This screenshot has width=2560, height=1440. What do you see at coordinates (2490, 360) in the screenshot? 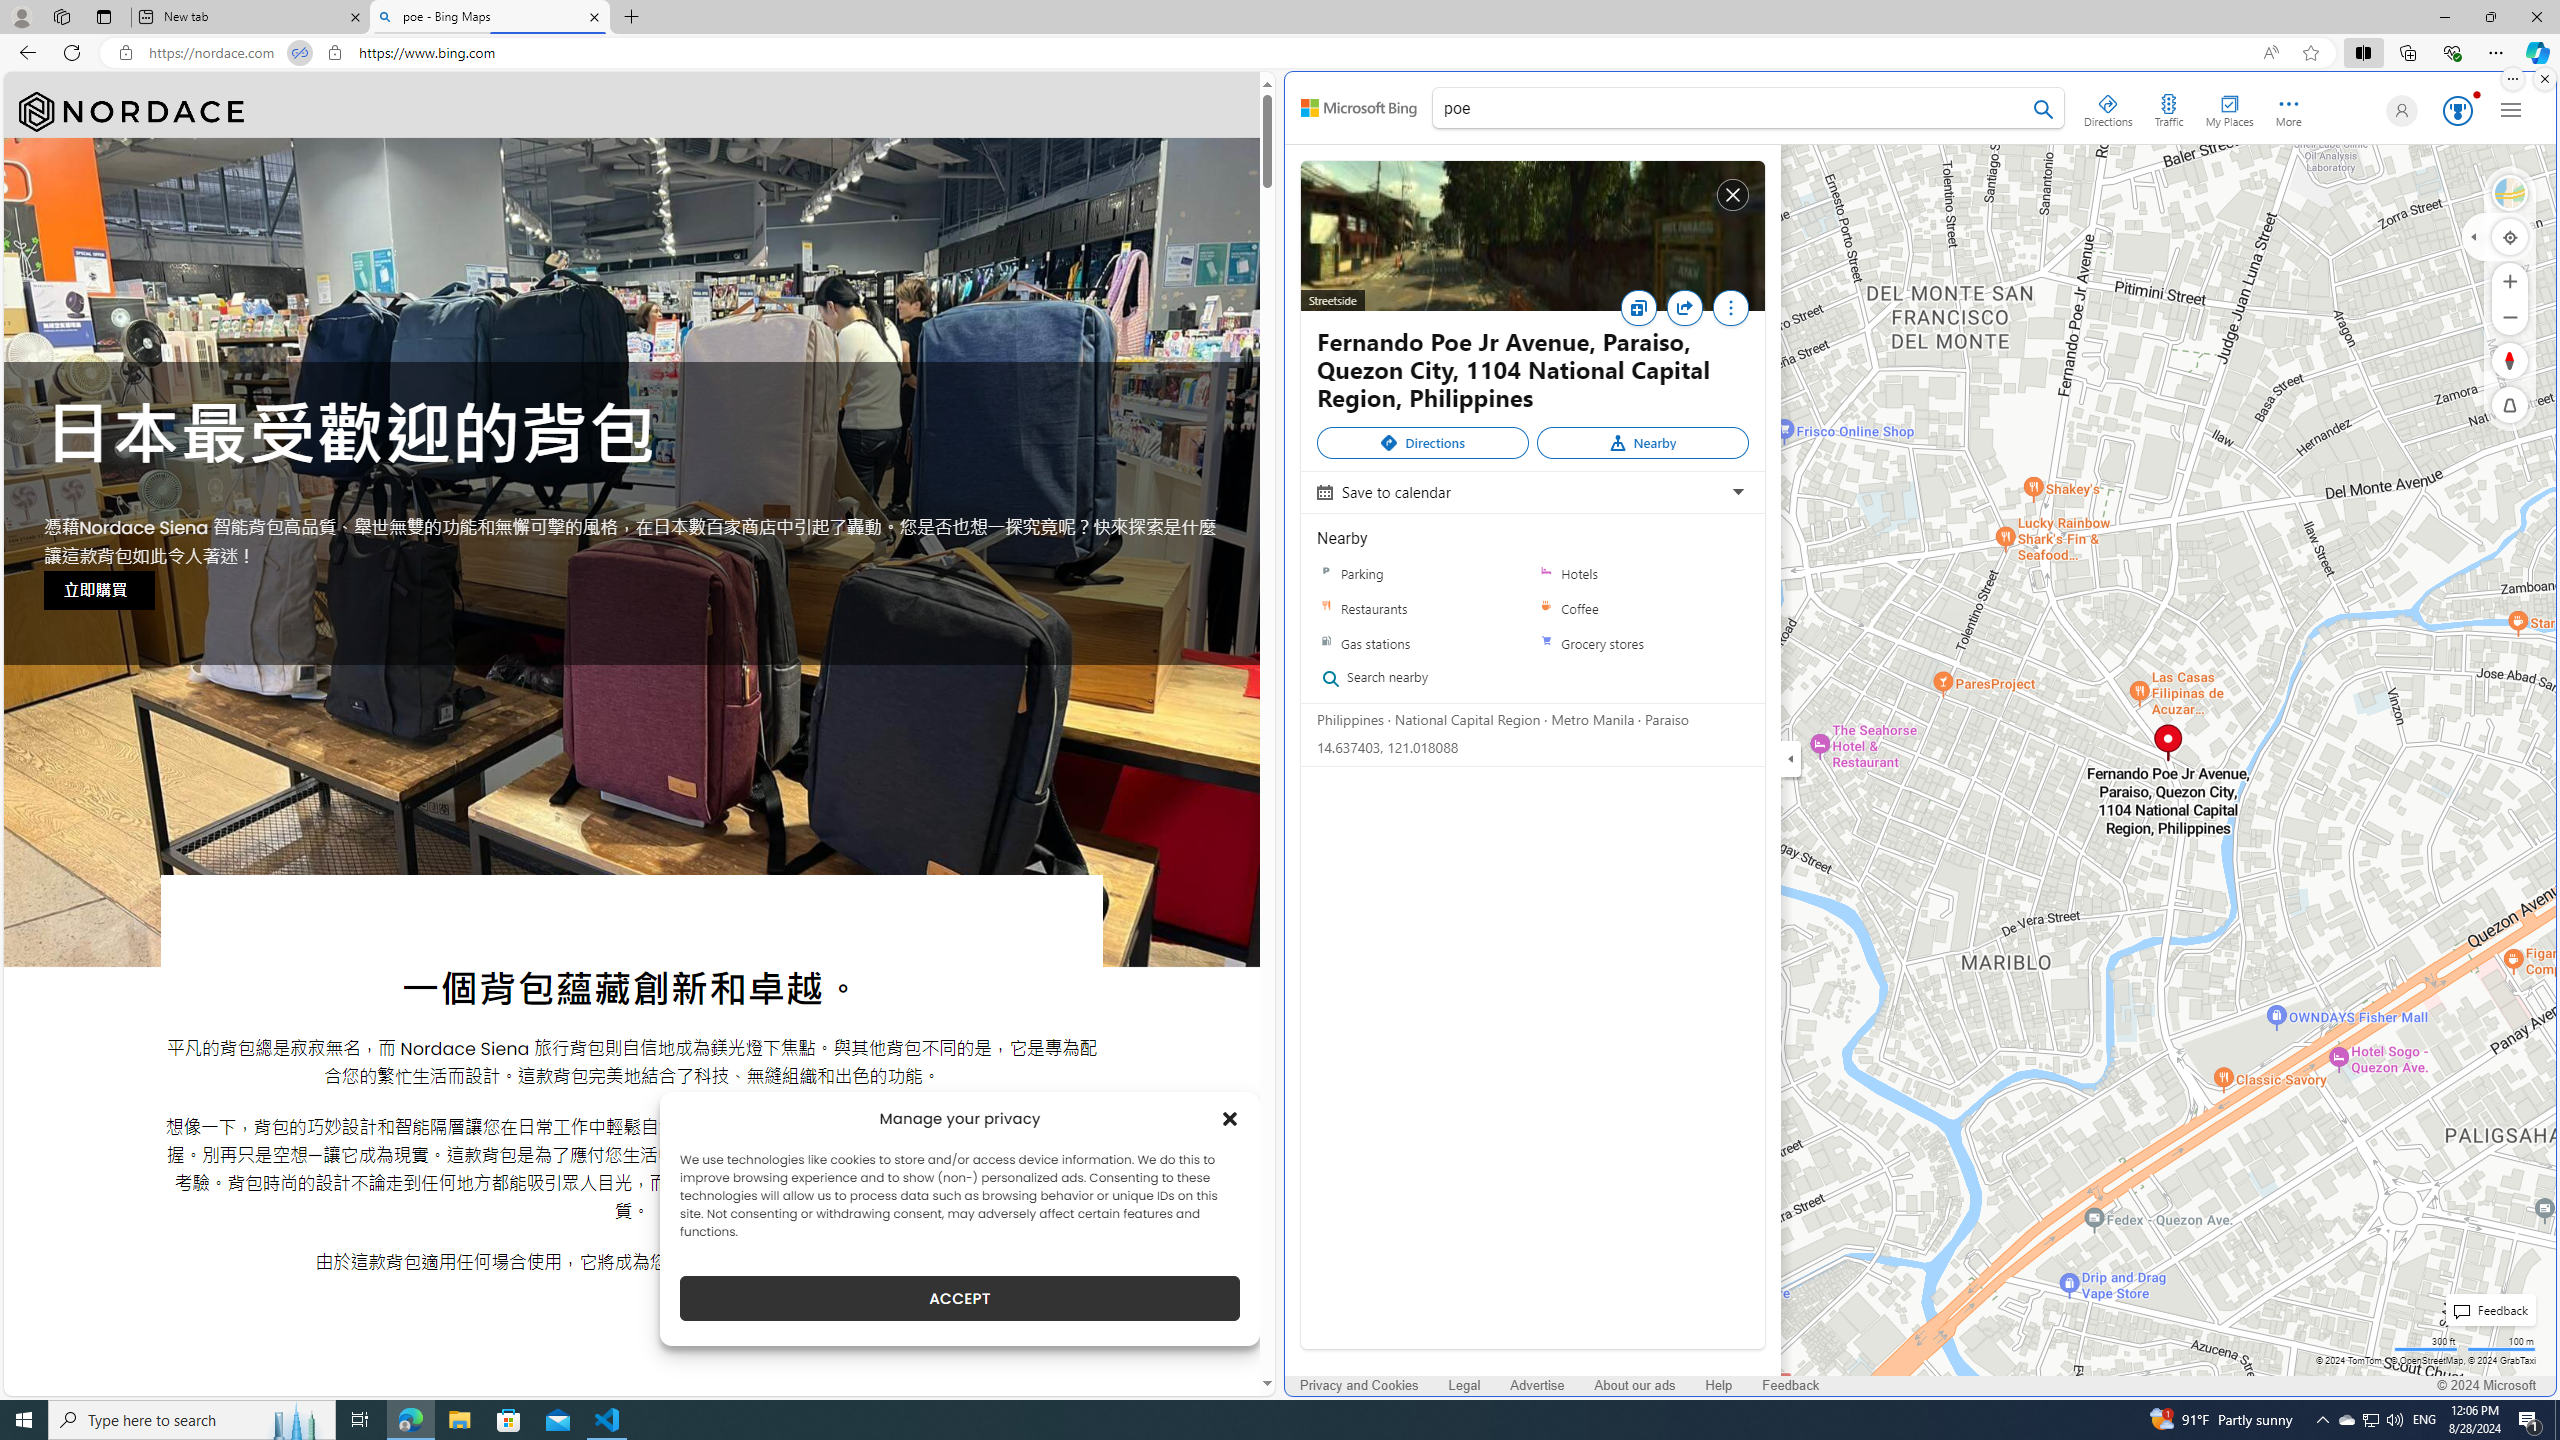
I see `'Rotate Right'` at bounding box center [2490, 360].